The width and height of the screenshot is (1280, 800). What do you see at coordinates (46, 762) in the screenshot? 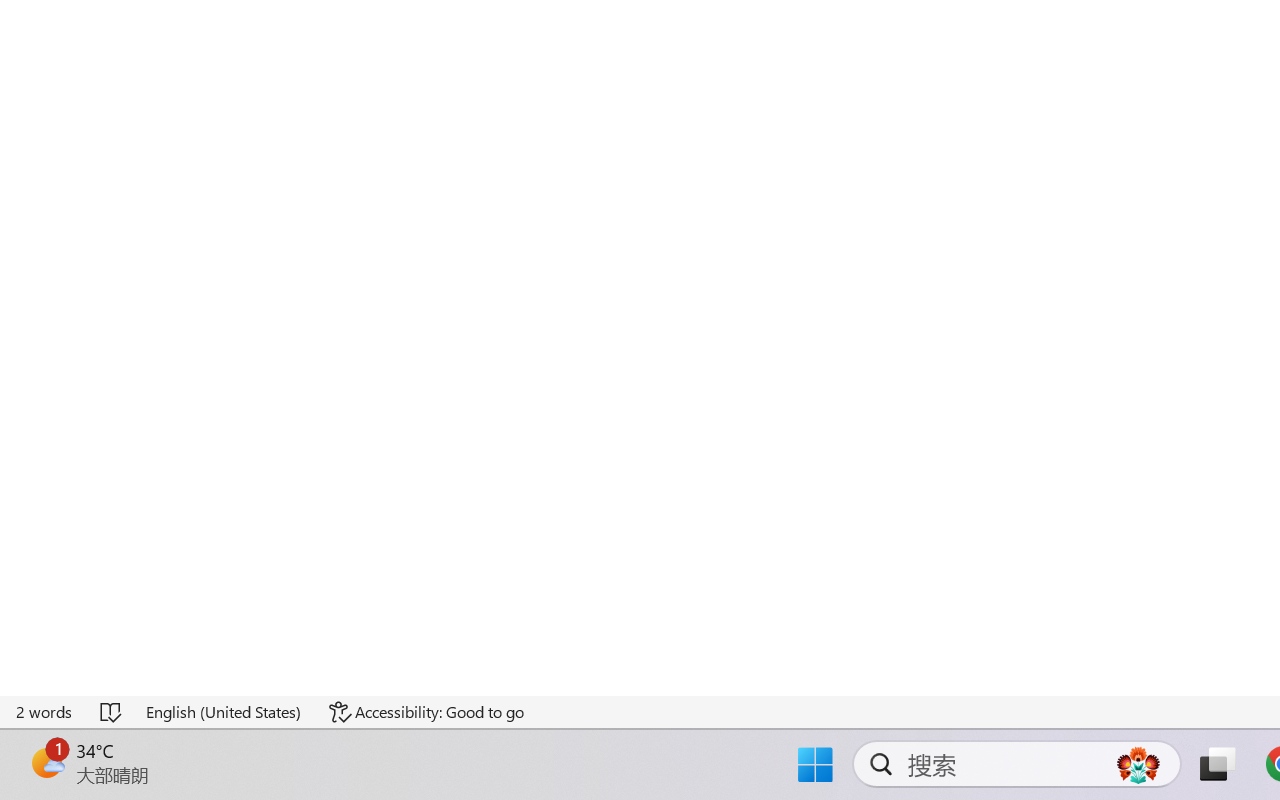
I see `'AutomationID: BadgeAnchorLargeTicker'` at bounding box center [46, 762].